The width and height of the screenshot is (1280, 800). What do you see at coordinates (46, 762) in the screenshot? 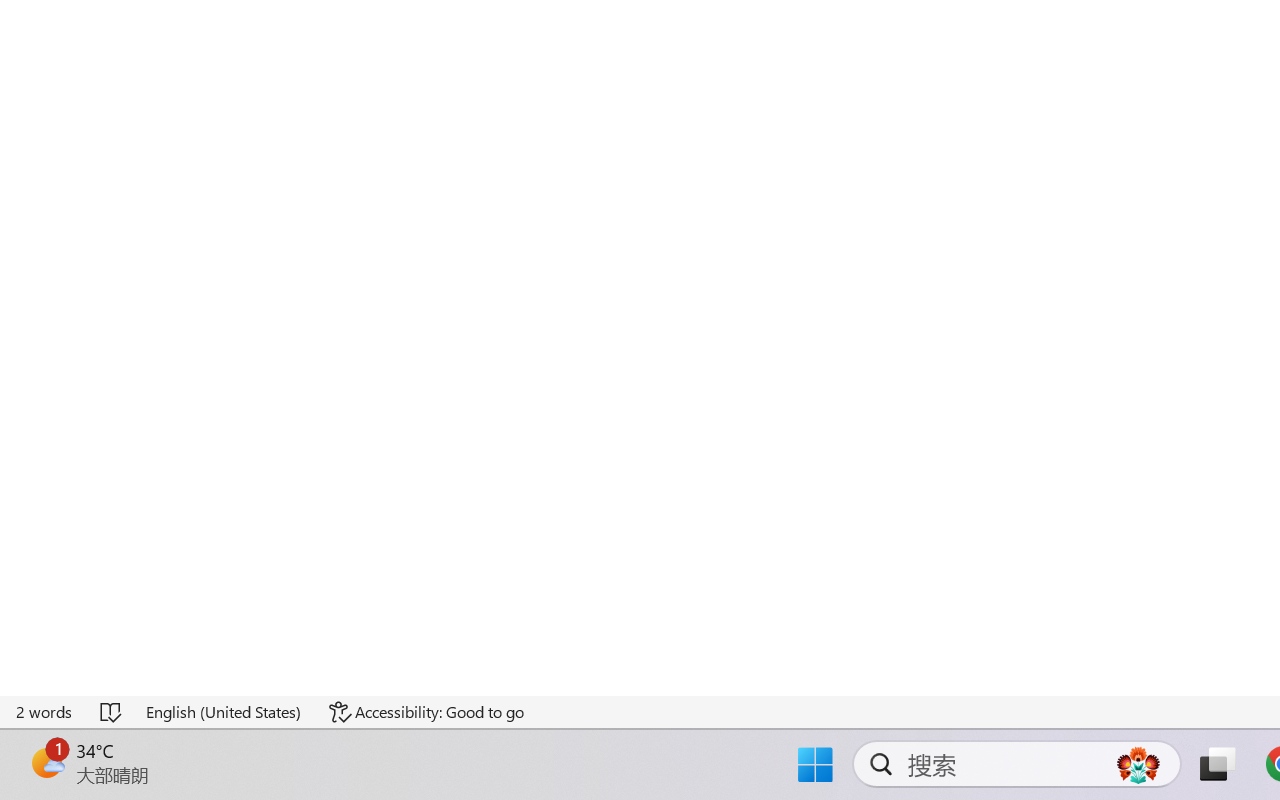
I see `'AutomationID: BadgeAnchorLargeTicker'` at bounding box center [46, 762].